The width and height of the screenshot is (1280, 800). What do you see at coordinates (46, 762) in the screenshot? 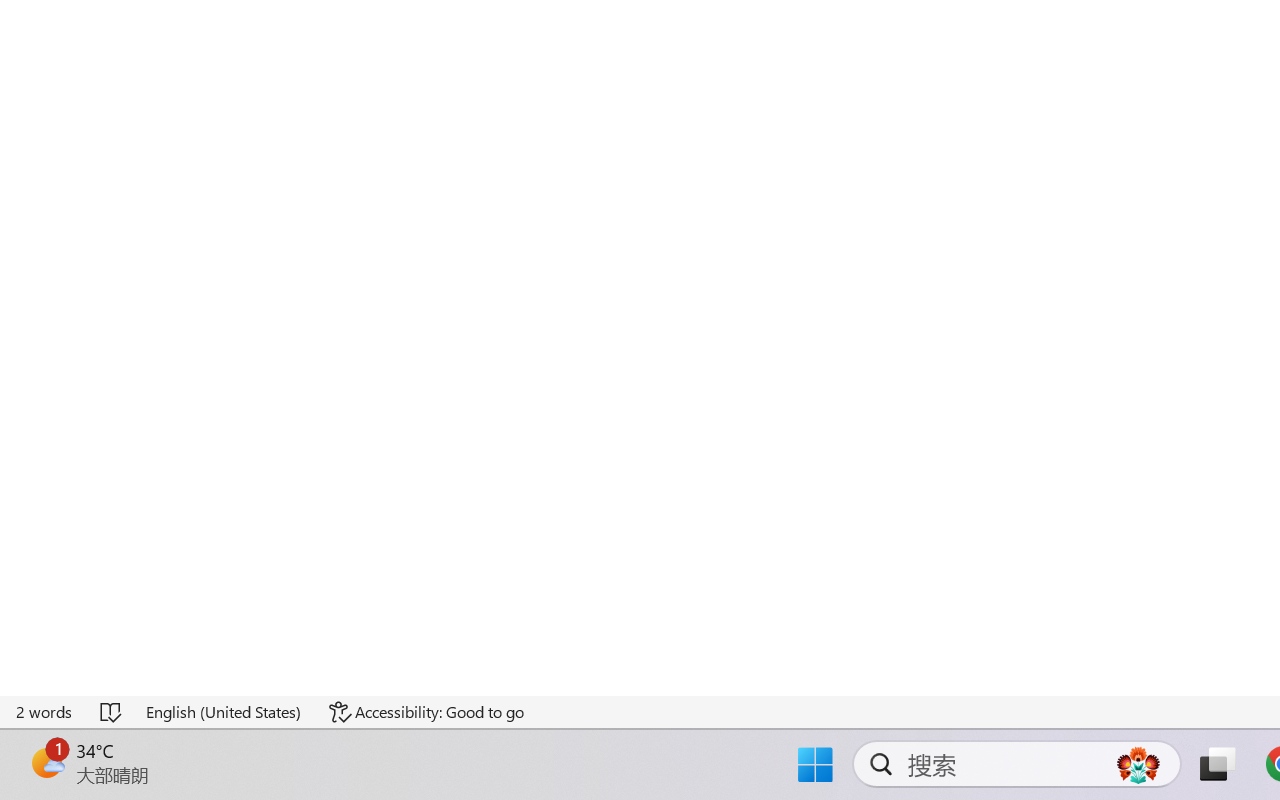
I see `'AutomationID: BadgeAnchorLargeTicker'` at bounding box center [46, 762].